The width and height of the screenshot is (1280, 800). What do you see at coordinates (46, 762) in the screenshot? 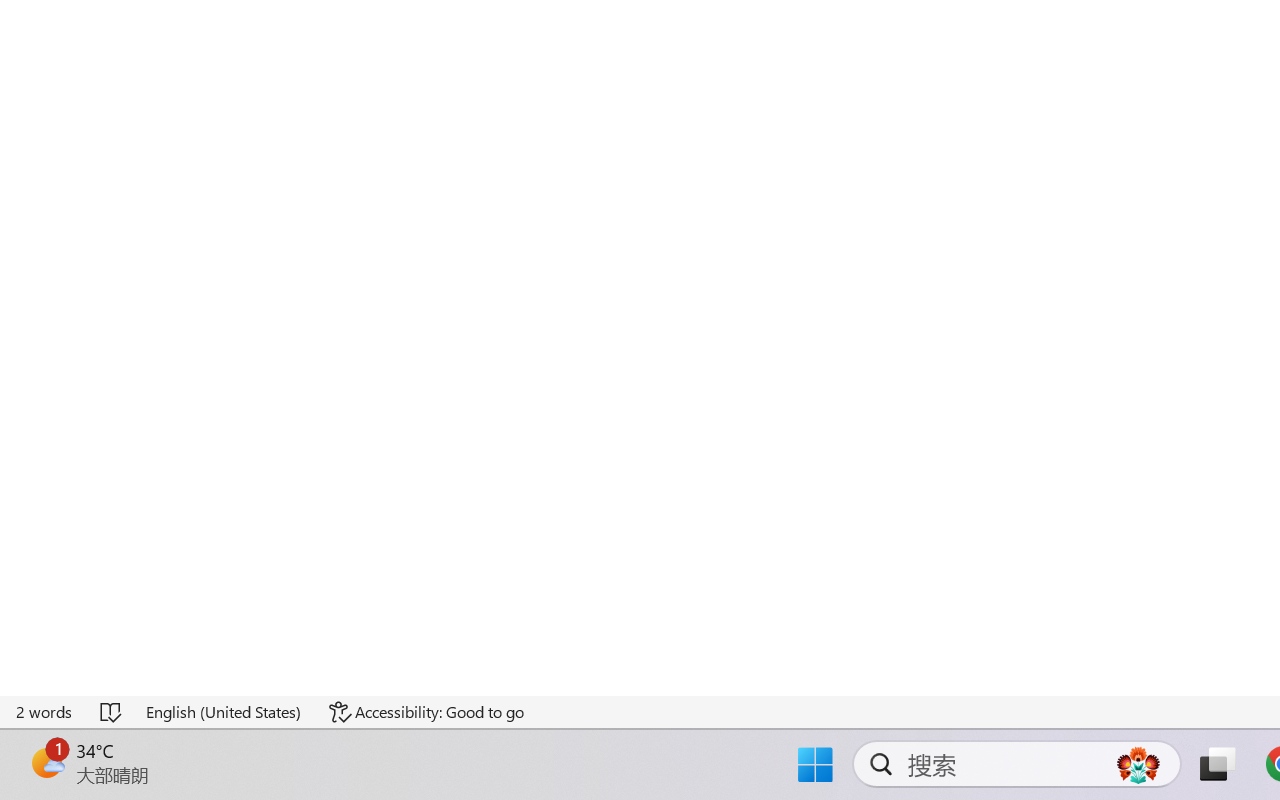
I see `'AutomationID: BadgeAnchorLargeTicker'` at bounding box center [46, 762].